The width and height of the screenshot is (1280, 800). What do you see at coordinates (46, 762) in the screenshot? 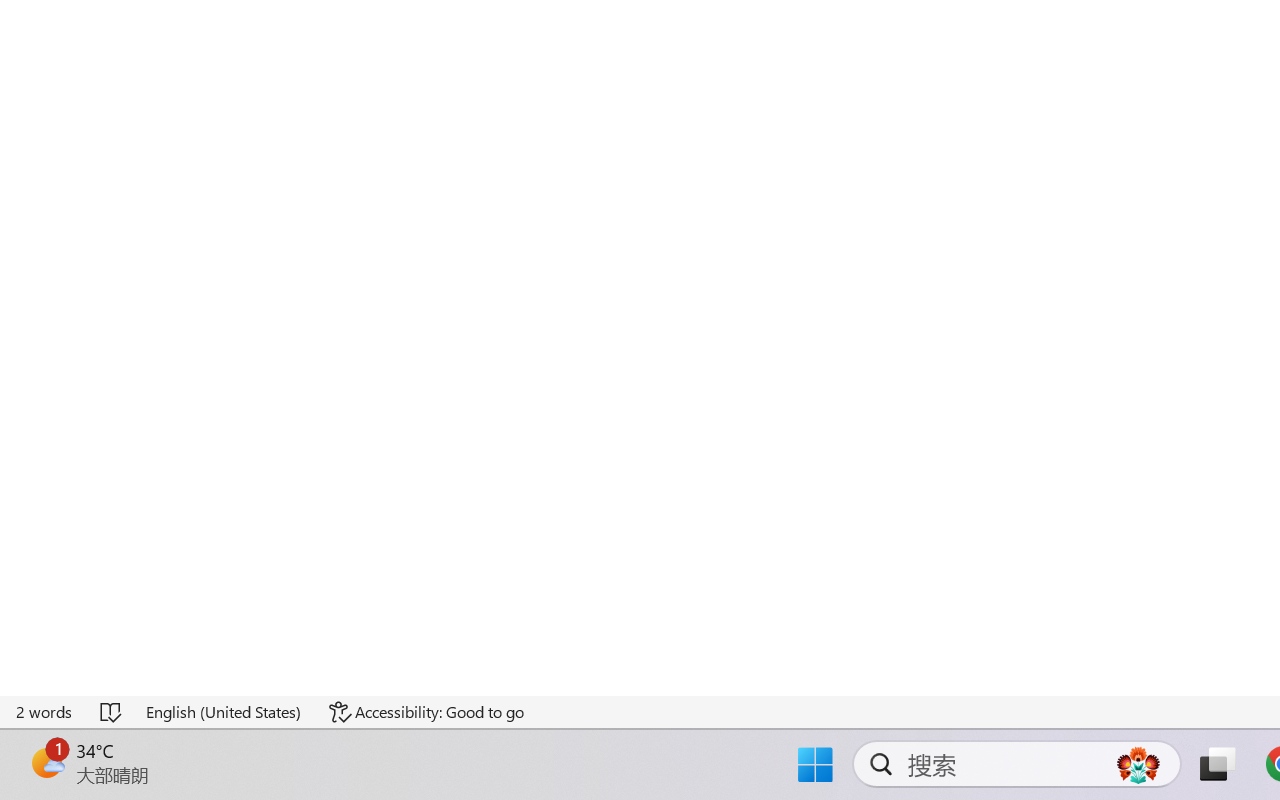
I see `'AutomationID: BadgeAnchorLargeTicker'` at bounding box center [46, 762].